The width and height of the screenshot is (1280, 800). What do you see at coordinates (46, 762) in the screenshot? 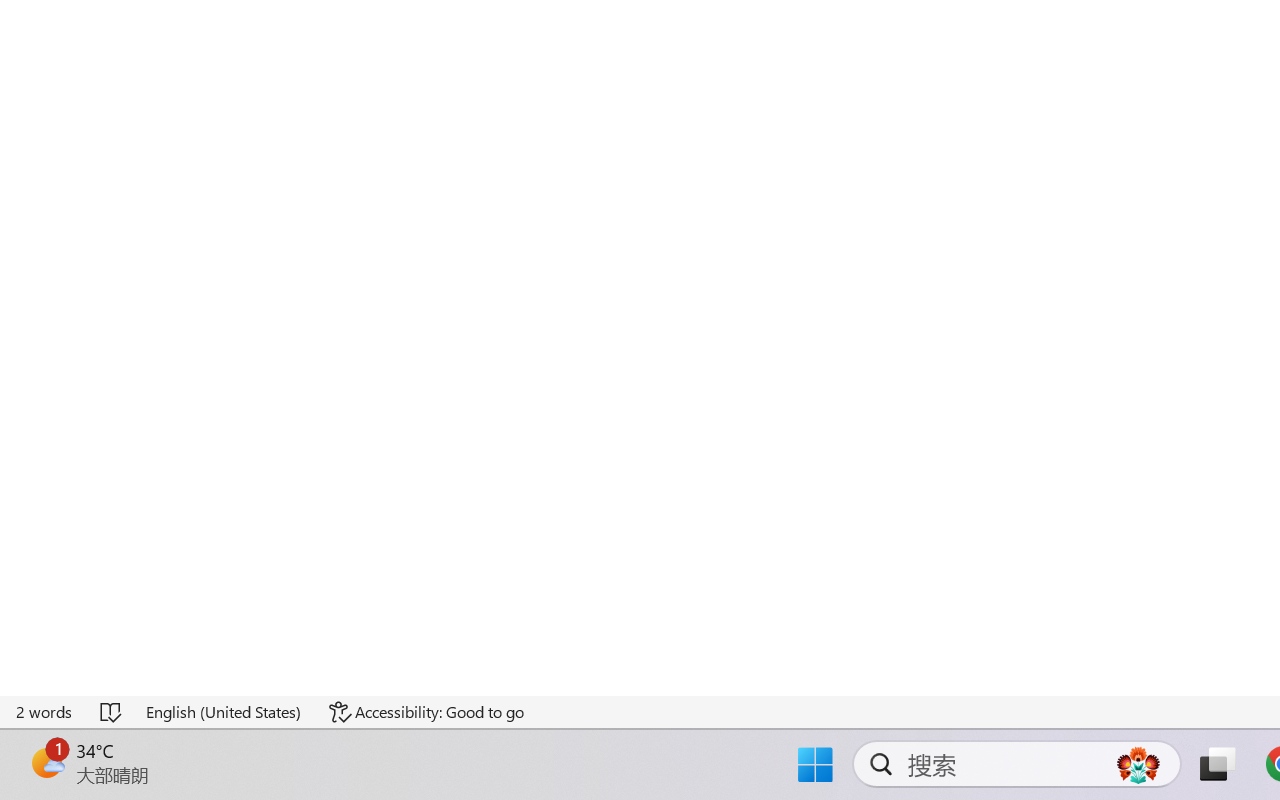
I see `'AutomationID: BadgeAnchorLargeTicker'` at bounding box center [46, 762].